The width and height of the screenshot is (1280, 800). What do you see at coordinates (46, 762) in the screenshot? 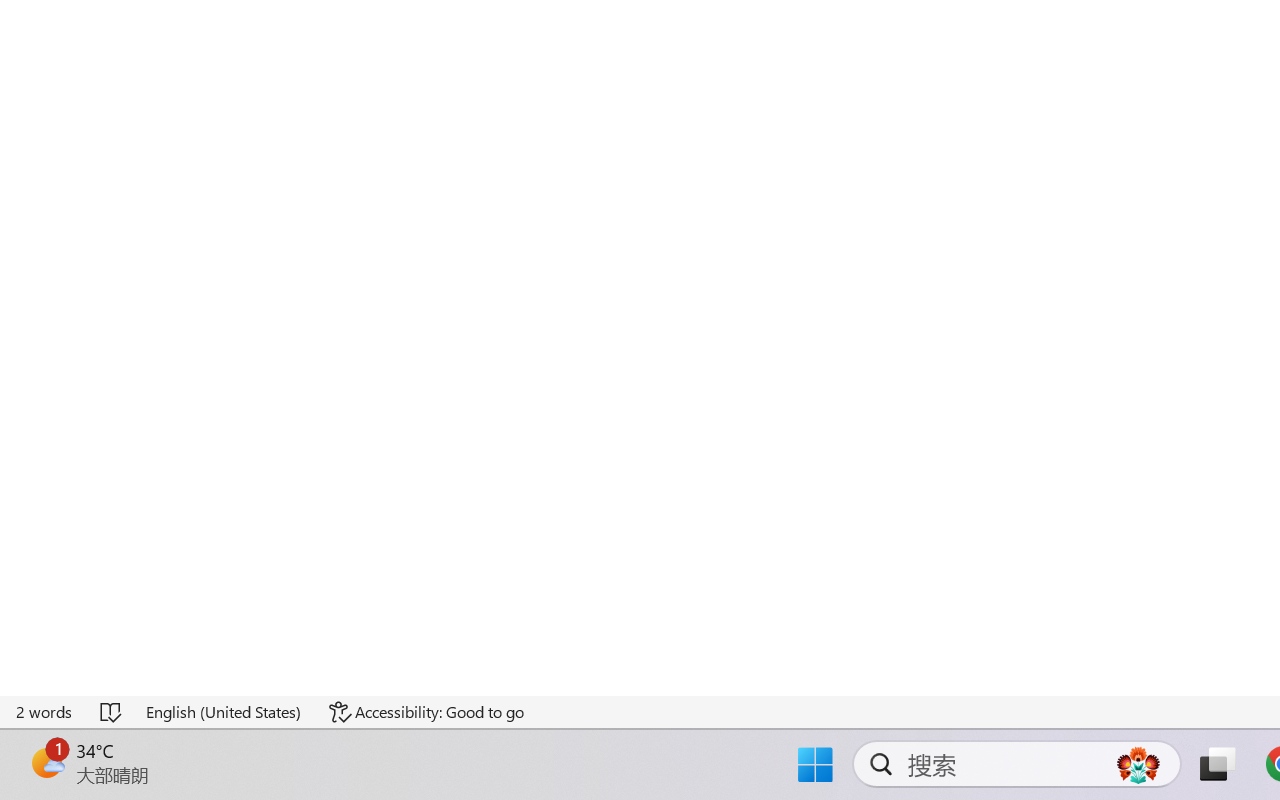
I see `'AutomationID: BadgeAnchorLargeTicker'` at bounding box center [46, 762].